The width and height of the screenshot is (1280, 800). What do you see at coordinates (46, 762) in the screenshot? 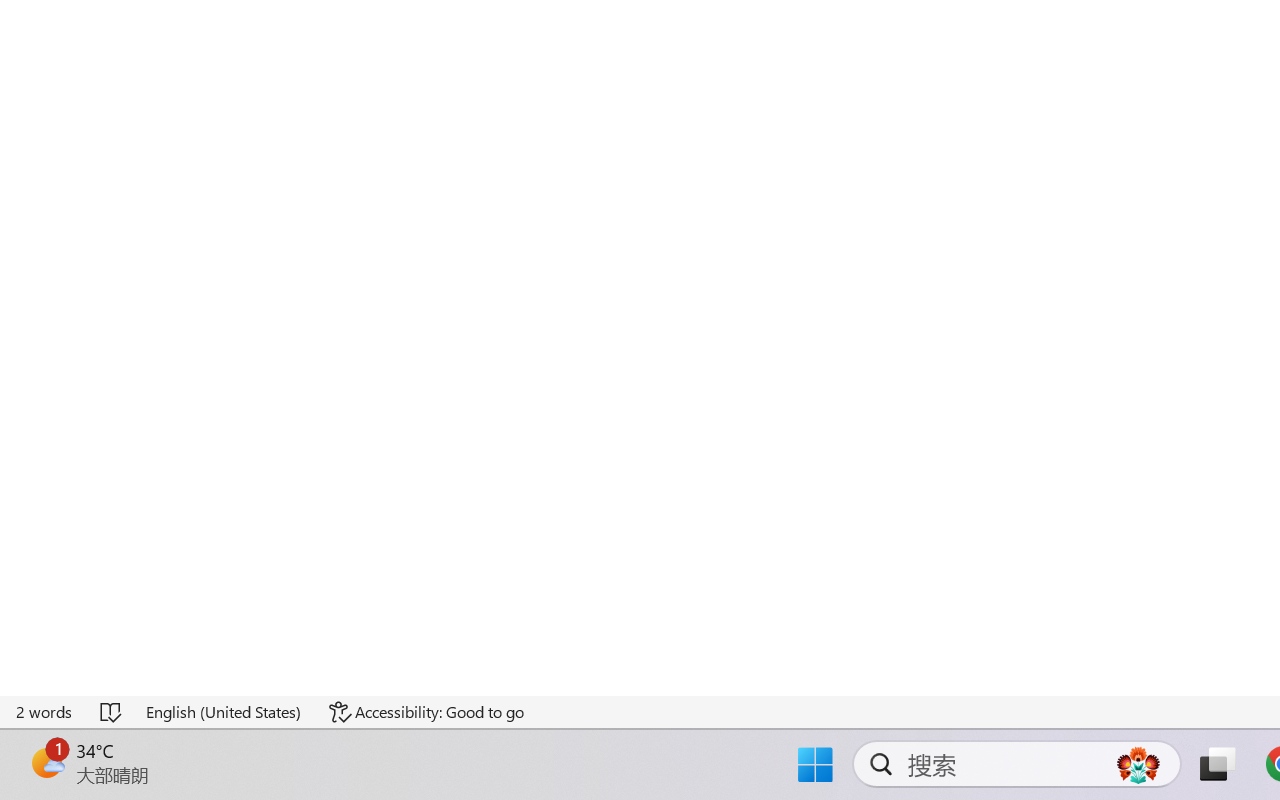
I see `'AutomationID: BadgeAnchorLargeTicker'` at bounding box center [46, 762].